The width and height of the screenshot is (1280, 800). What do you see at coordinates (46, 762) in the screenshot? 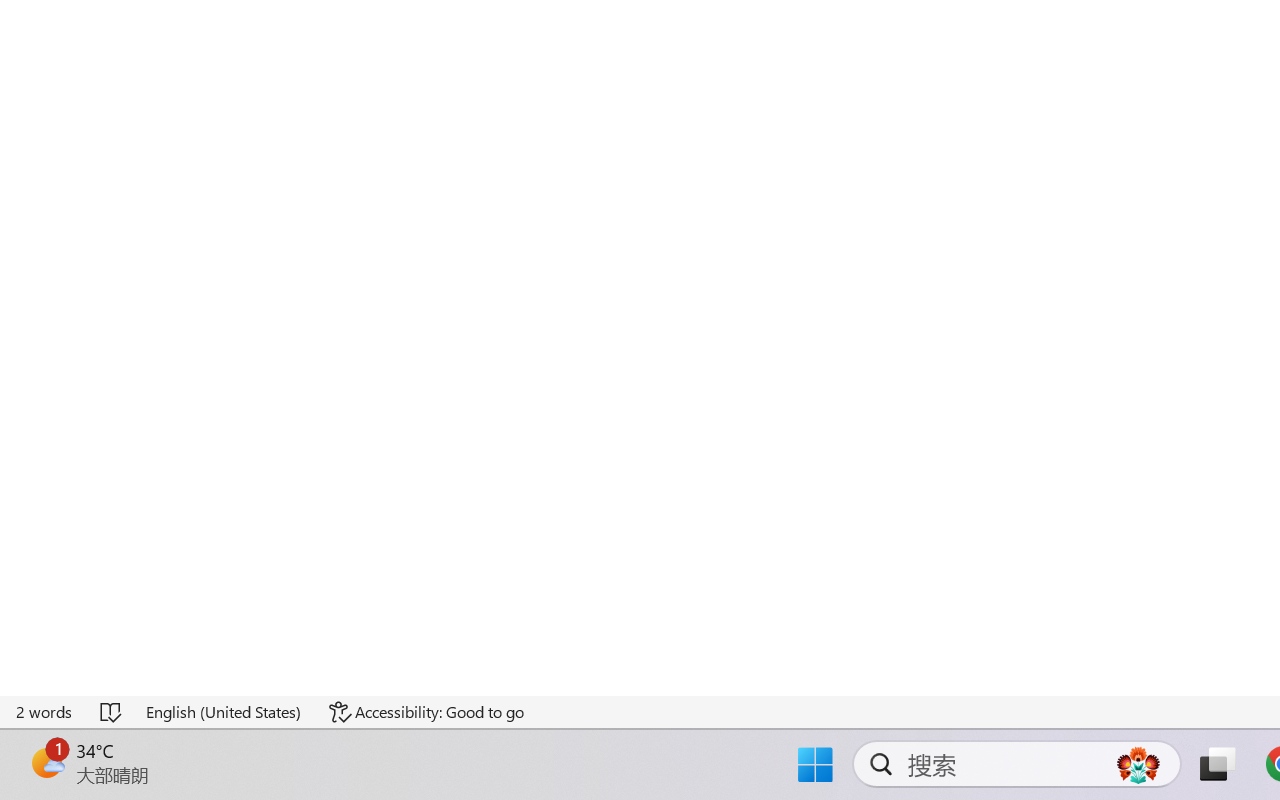
I see `'AutomationID: BadgeAnchorLargeTicker'` at bounding box center [46, 762].